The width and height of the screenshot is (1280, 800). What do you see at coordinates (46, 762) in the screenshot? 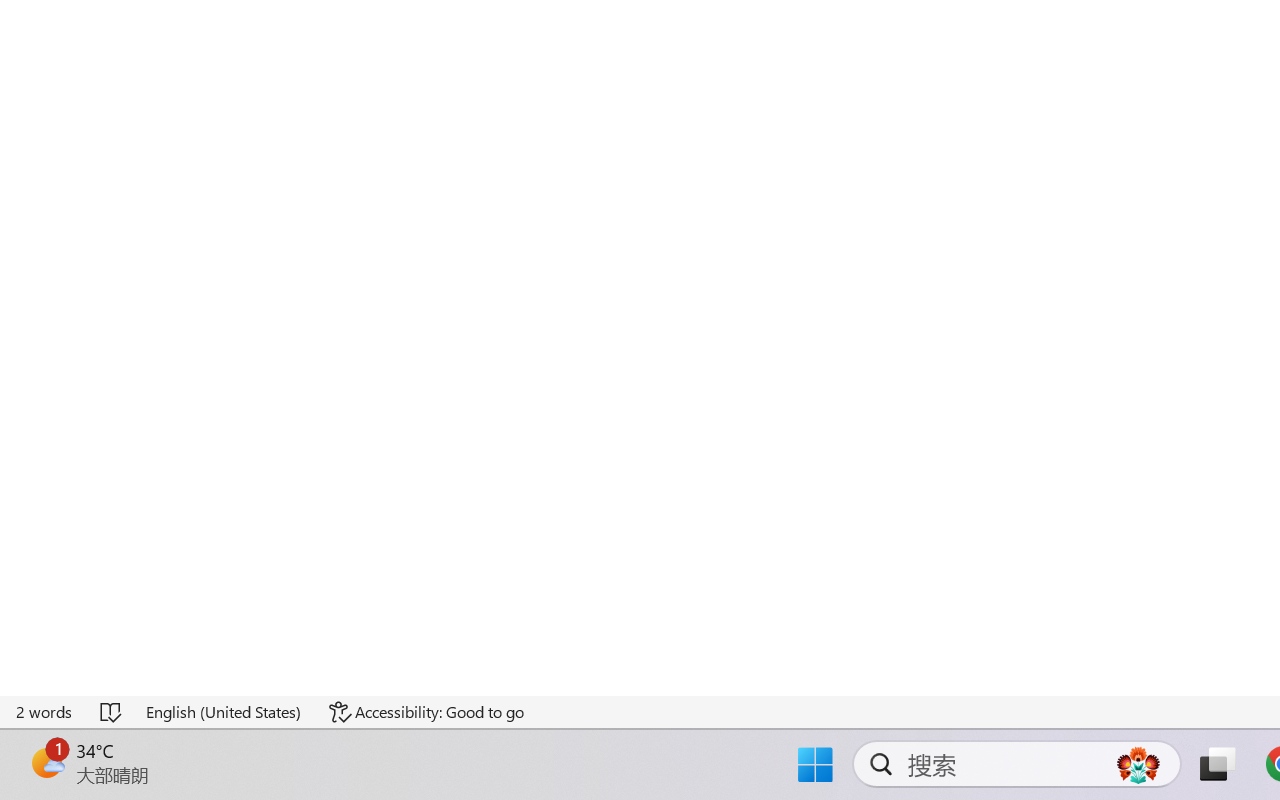
I see `'AutomationID: BadgeAnchorLargeTicker'` at bounding box center [46, 762].